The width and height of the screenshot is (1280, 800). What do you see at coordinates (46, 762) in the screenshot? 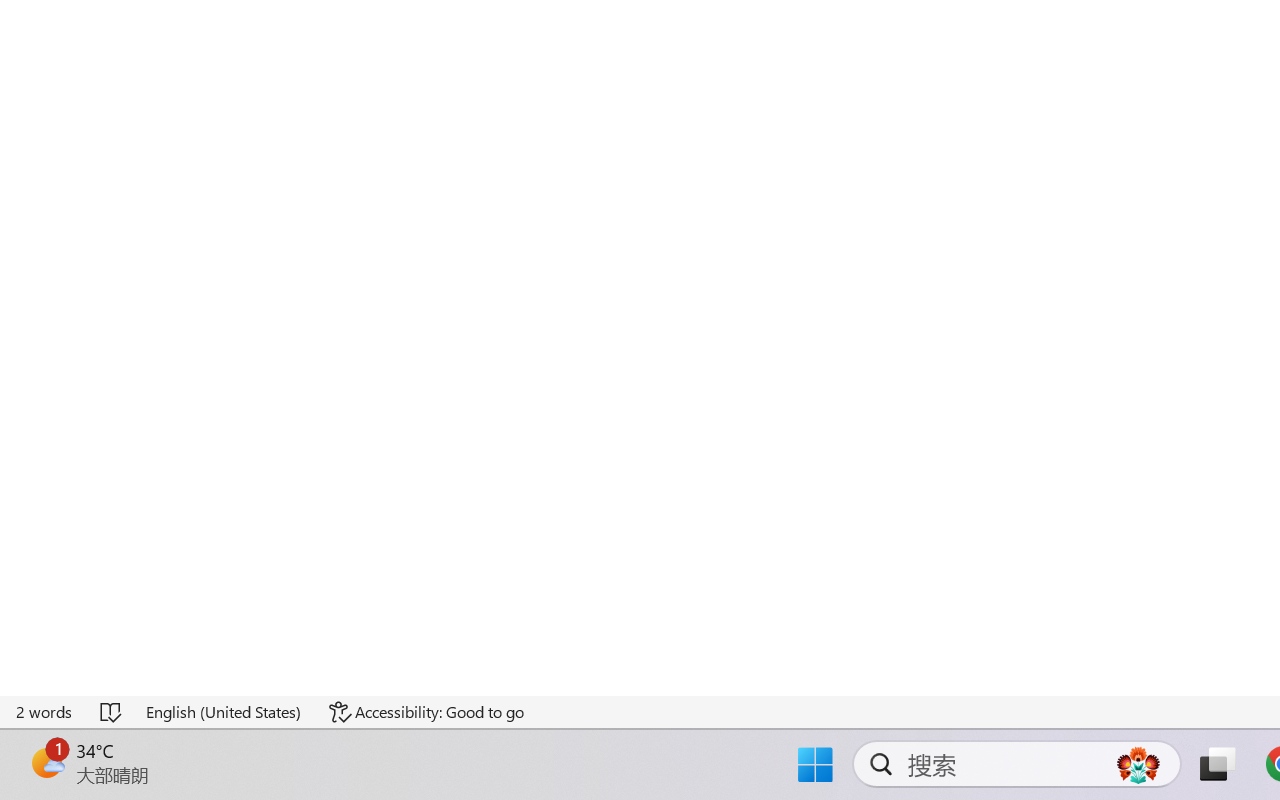
I see `'AutomationID: BadgeAnchorLargeTicker'` at bounding box center [46, 762].